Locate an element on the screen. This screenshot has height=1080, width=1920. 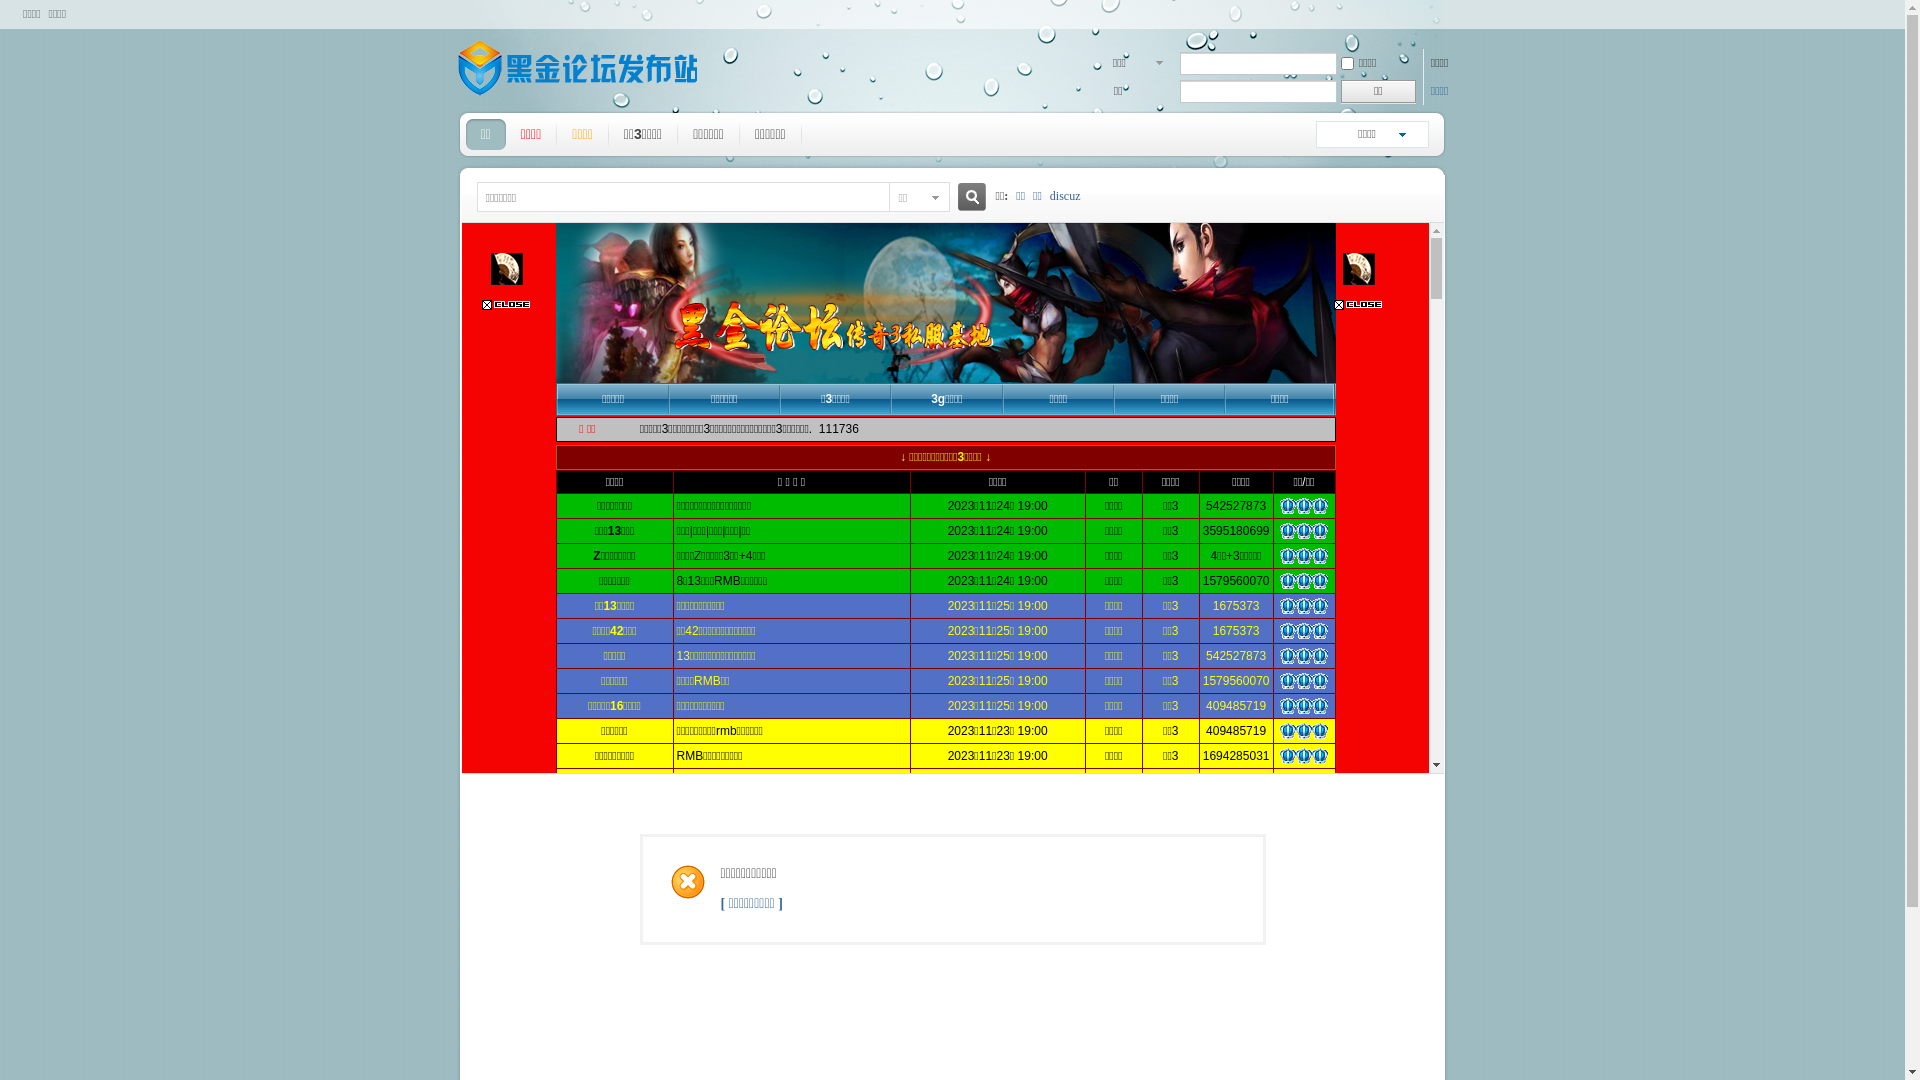
'discuz' is located at coordinates (1064, 196).